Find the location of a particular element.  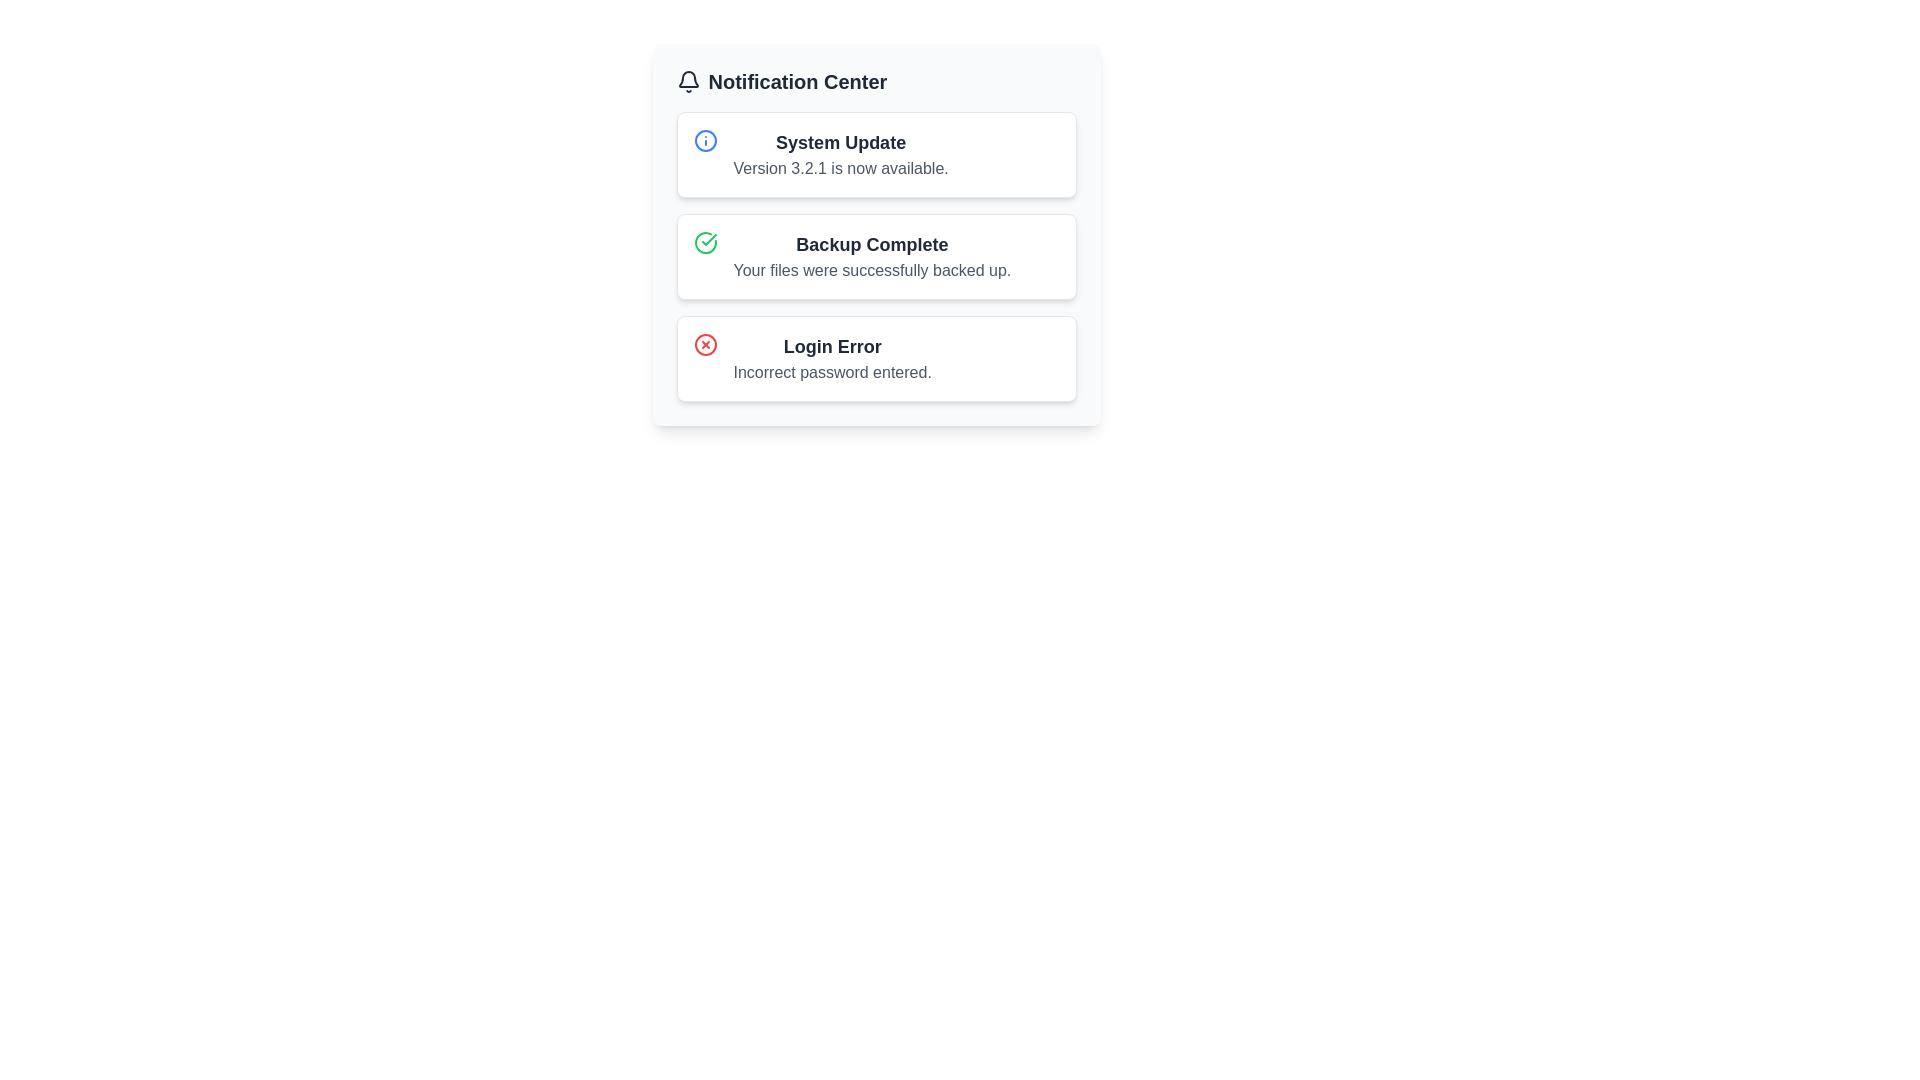

the 'System Update' notification icon, which is the first element in a vertical list of icons located directly to the left of the text 'System Update' is located at coordinates (705, 140).